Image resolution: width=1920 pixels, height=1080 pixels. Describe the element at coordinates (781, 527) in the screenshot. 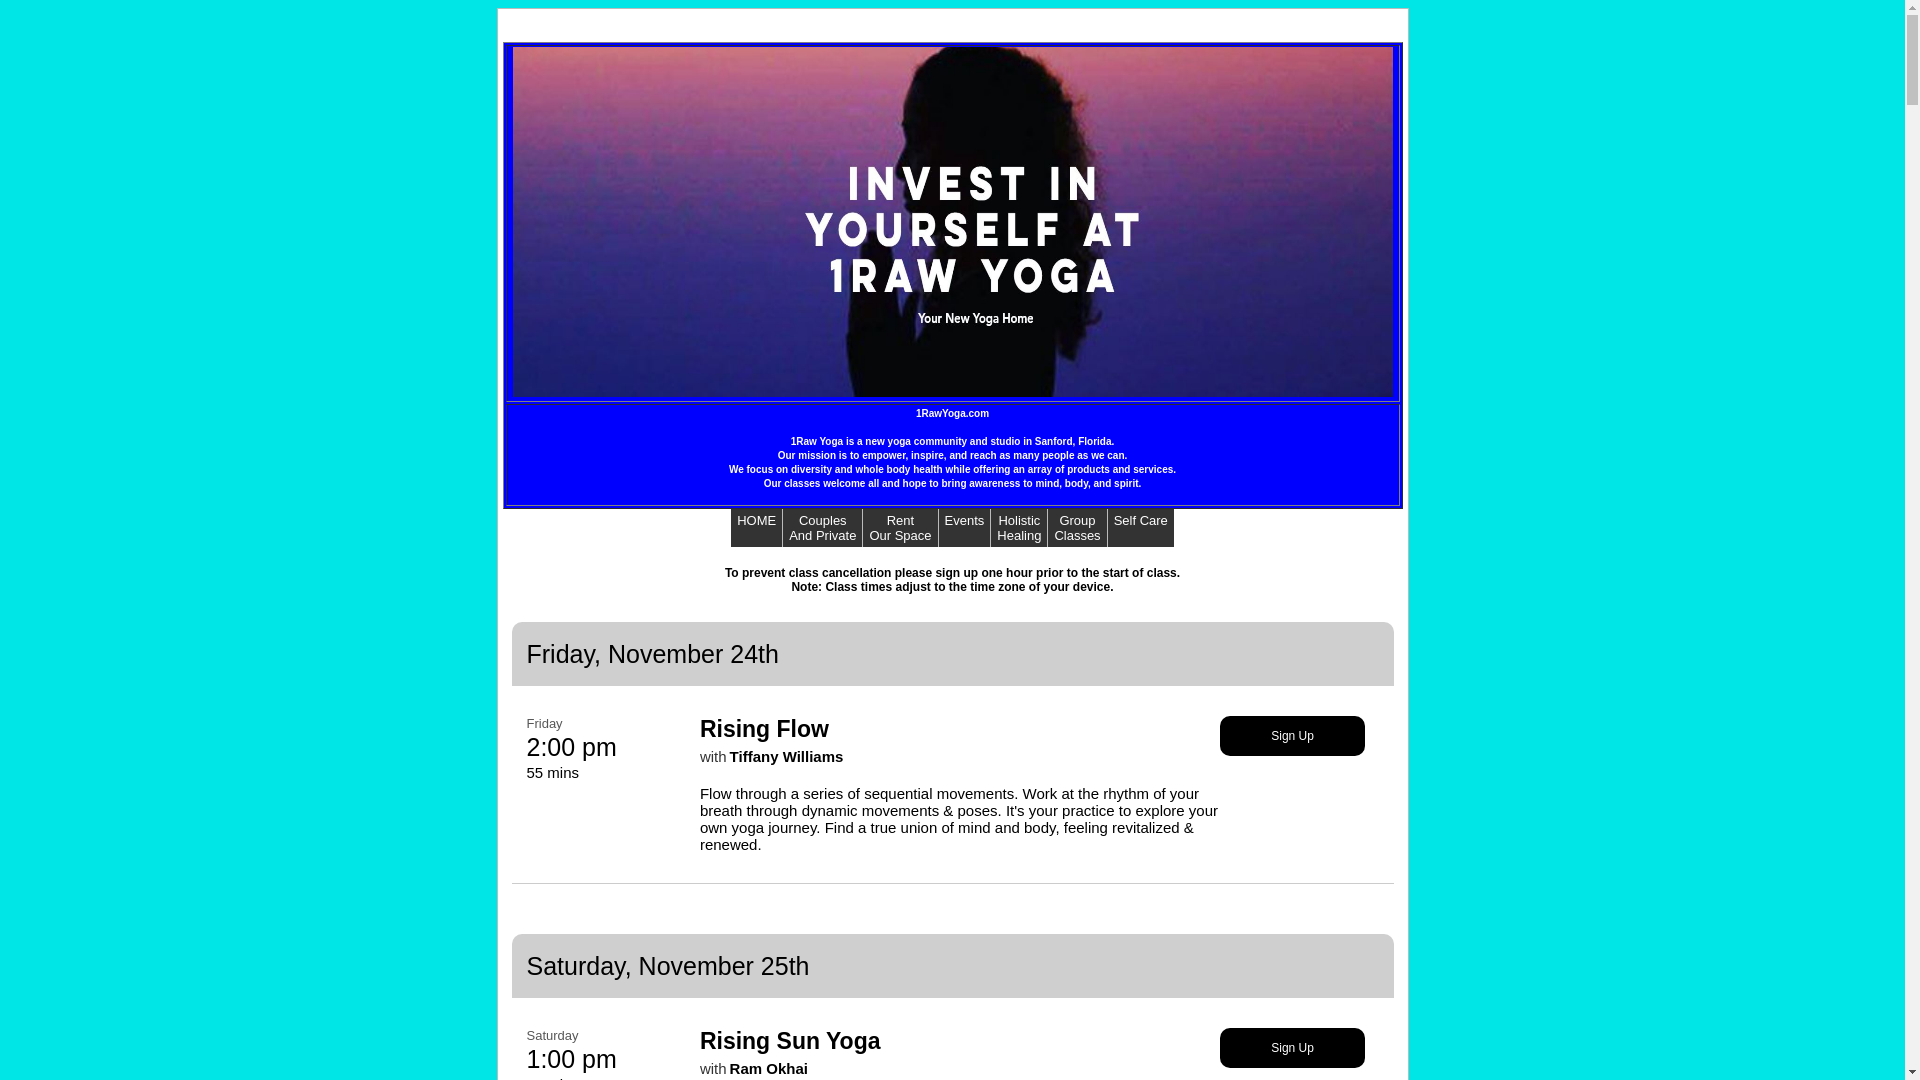

I see `'Couples` at that location.